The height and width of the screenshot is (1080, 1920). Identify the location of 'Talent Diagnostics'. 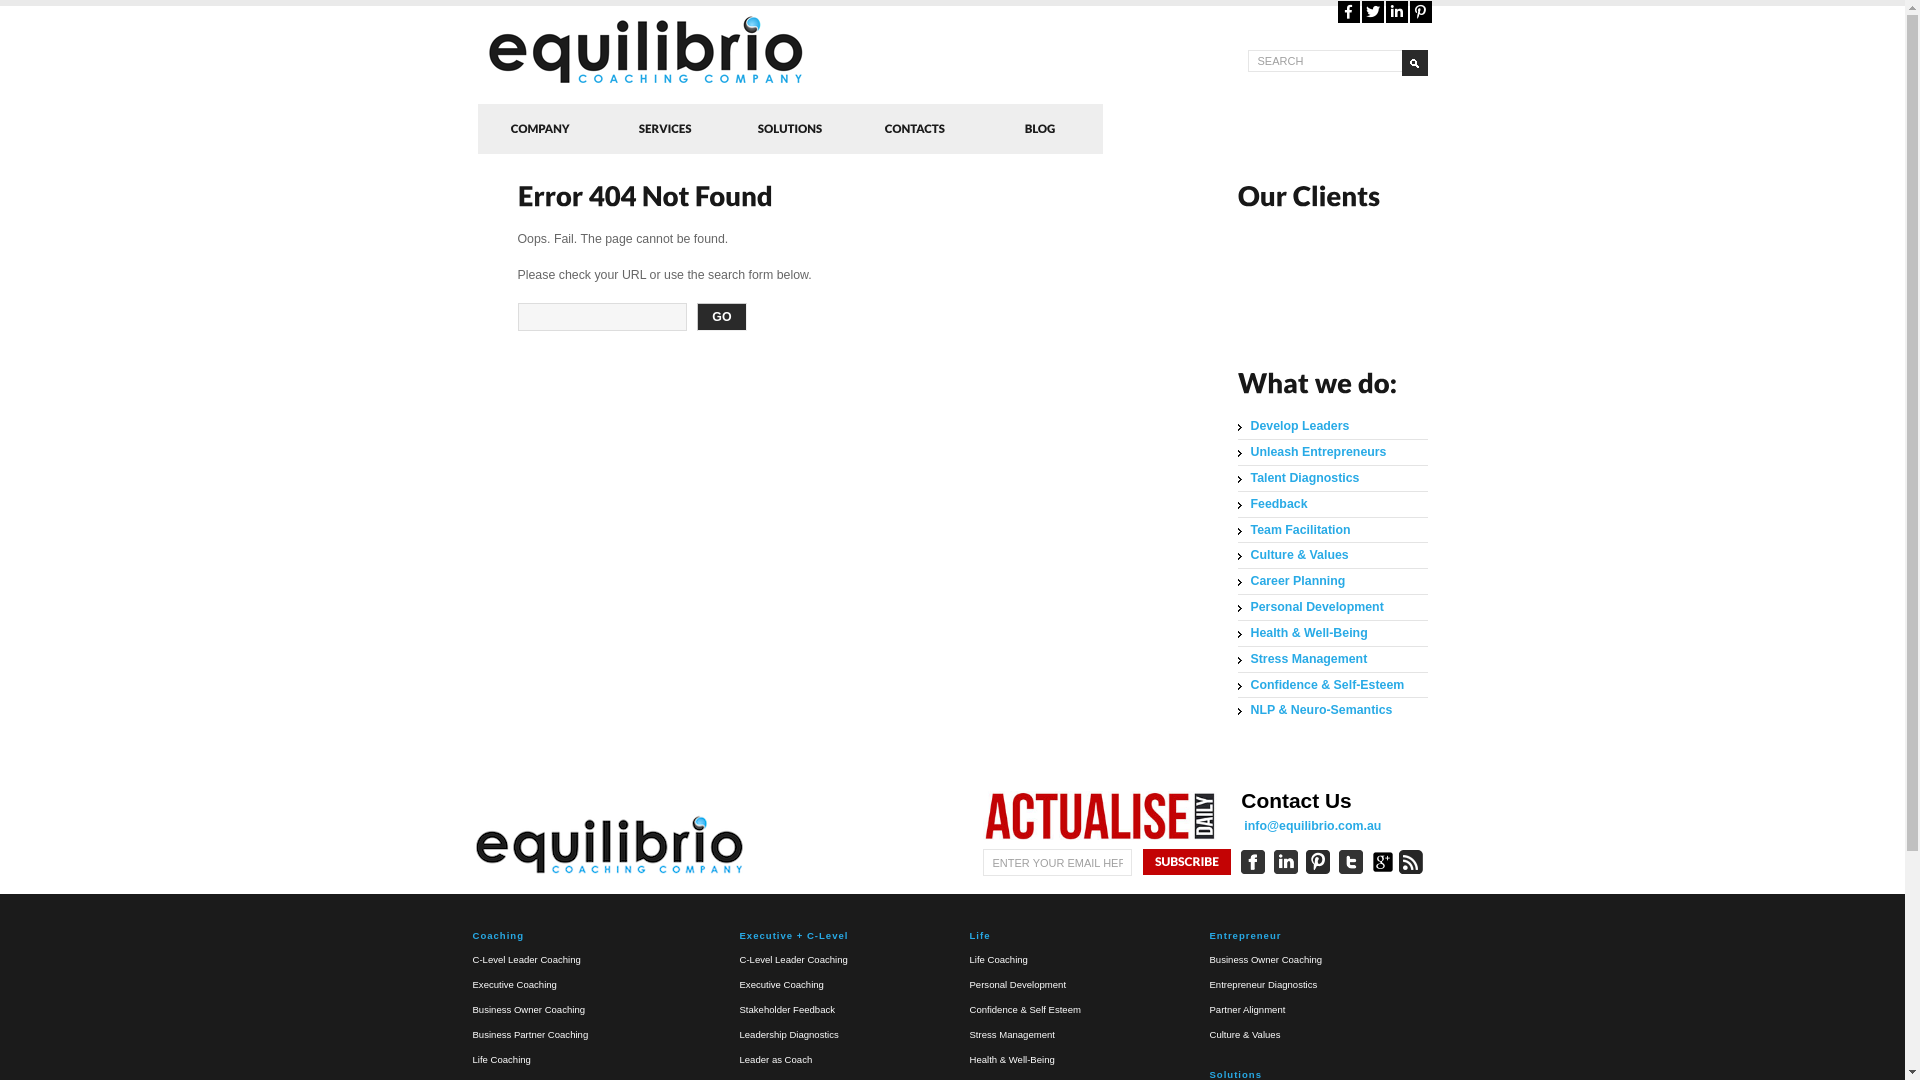
(1301, 478).